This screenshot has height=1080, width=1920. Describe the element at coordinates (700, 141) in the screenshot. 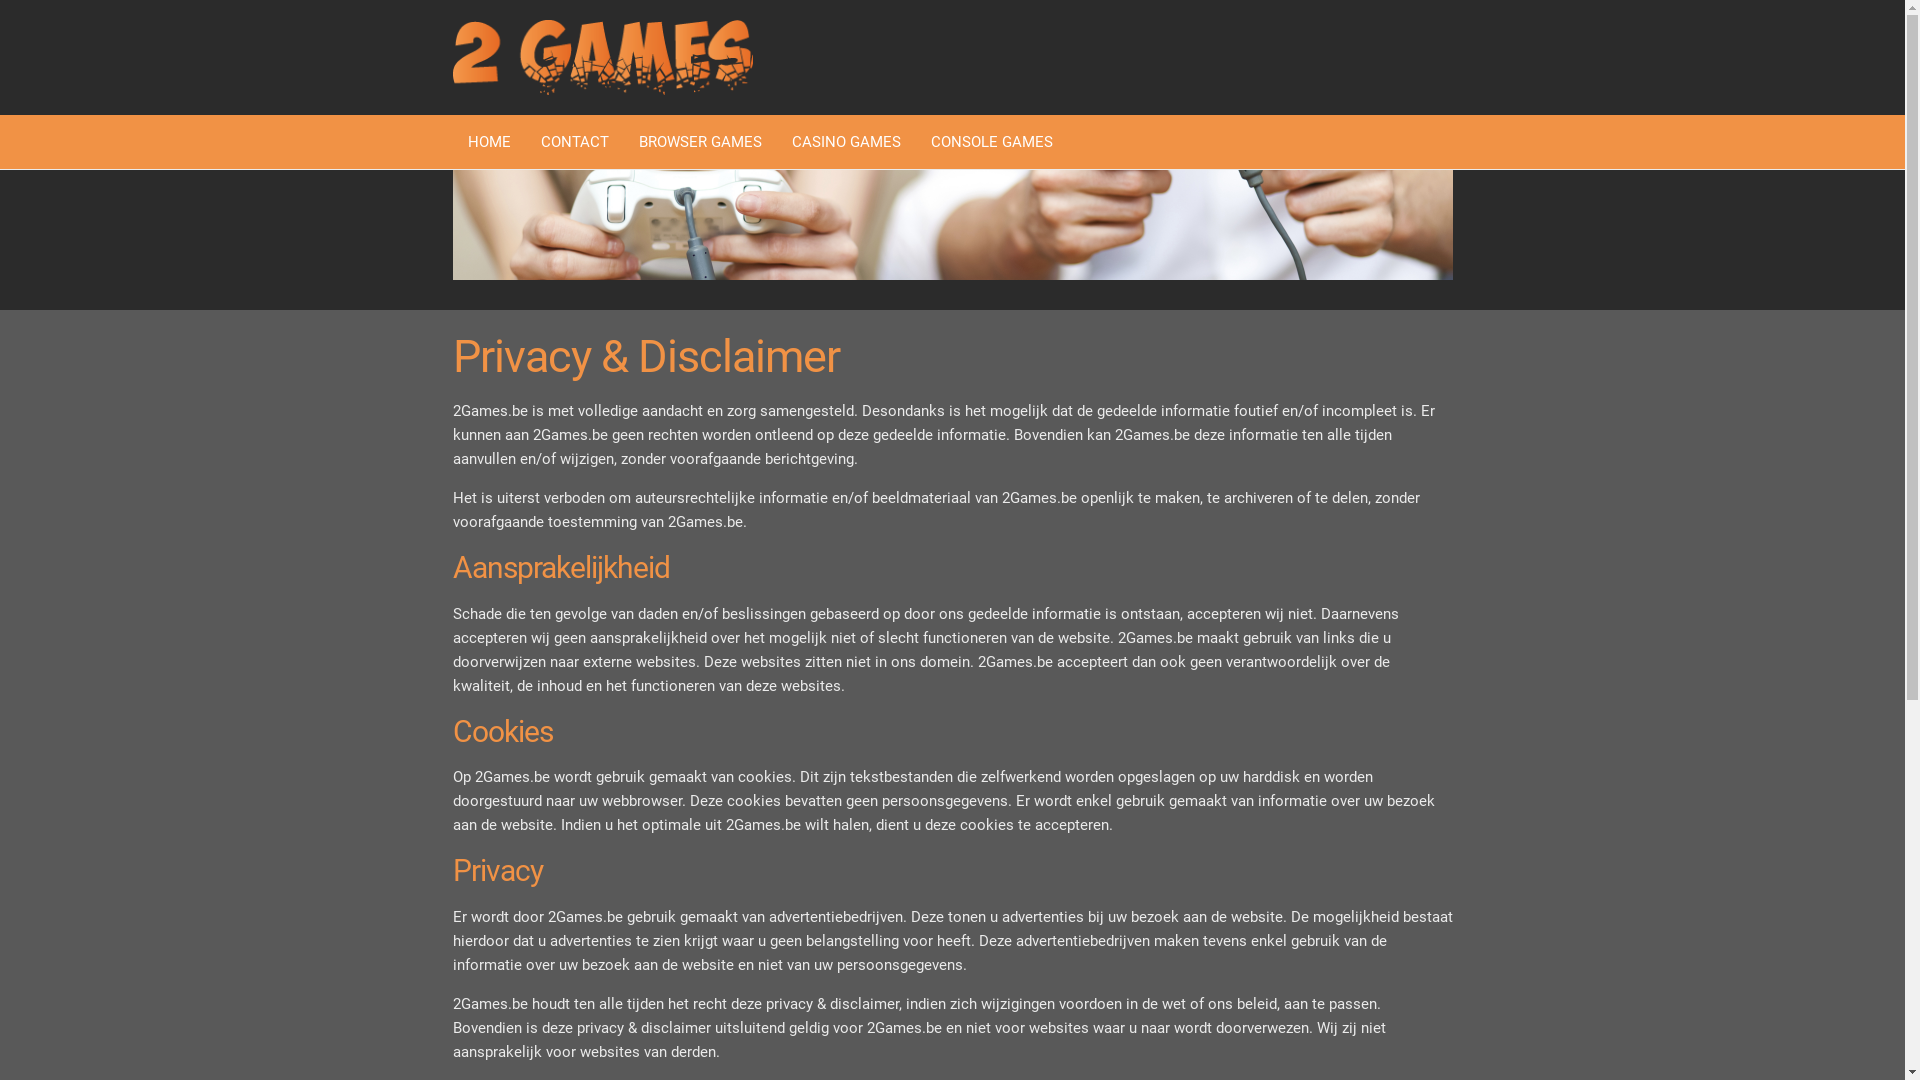

I see `'BROWSER GAMES'` at that location.